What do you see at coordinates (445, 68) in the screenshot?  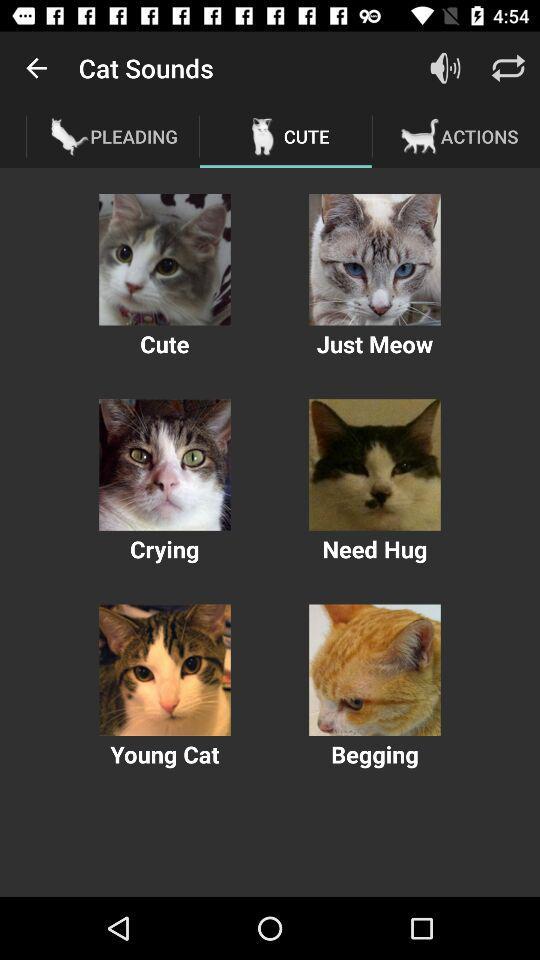 I see `volume` at bounding box center [445, 68].